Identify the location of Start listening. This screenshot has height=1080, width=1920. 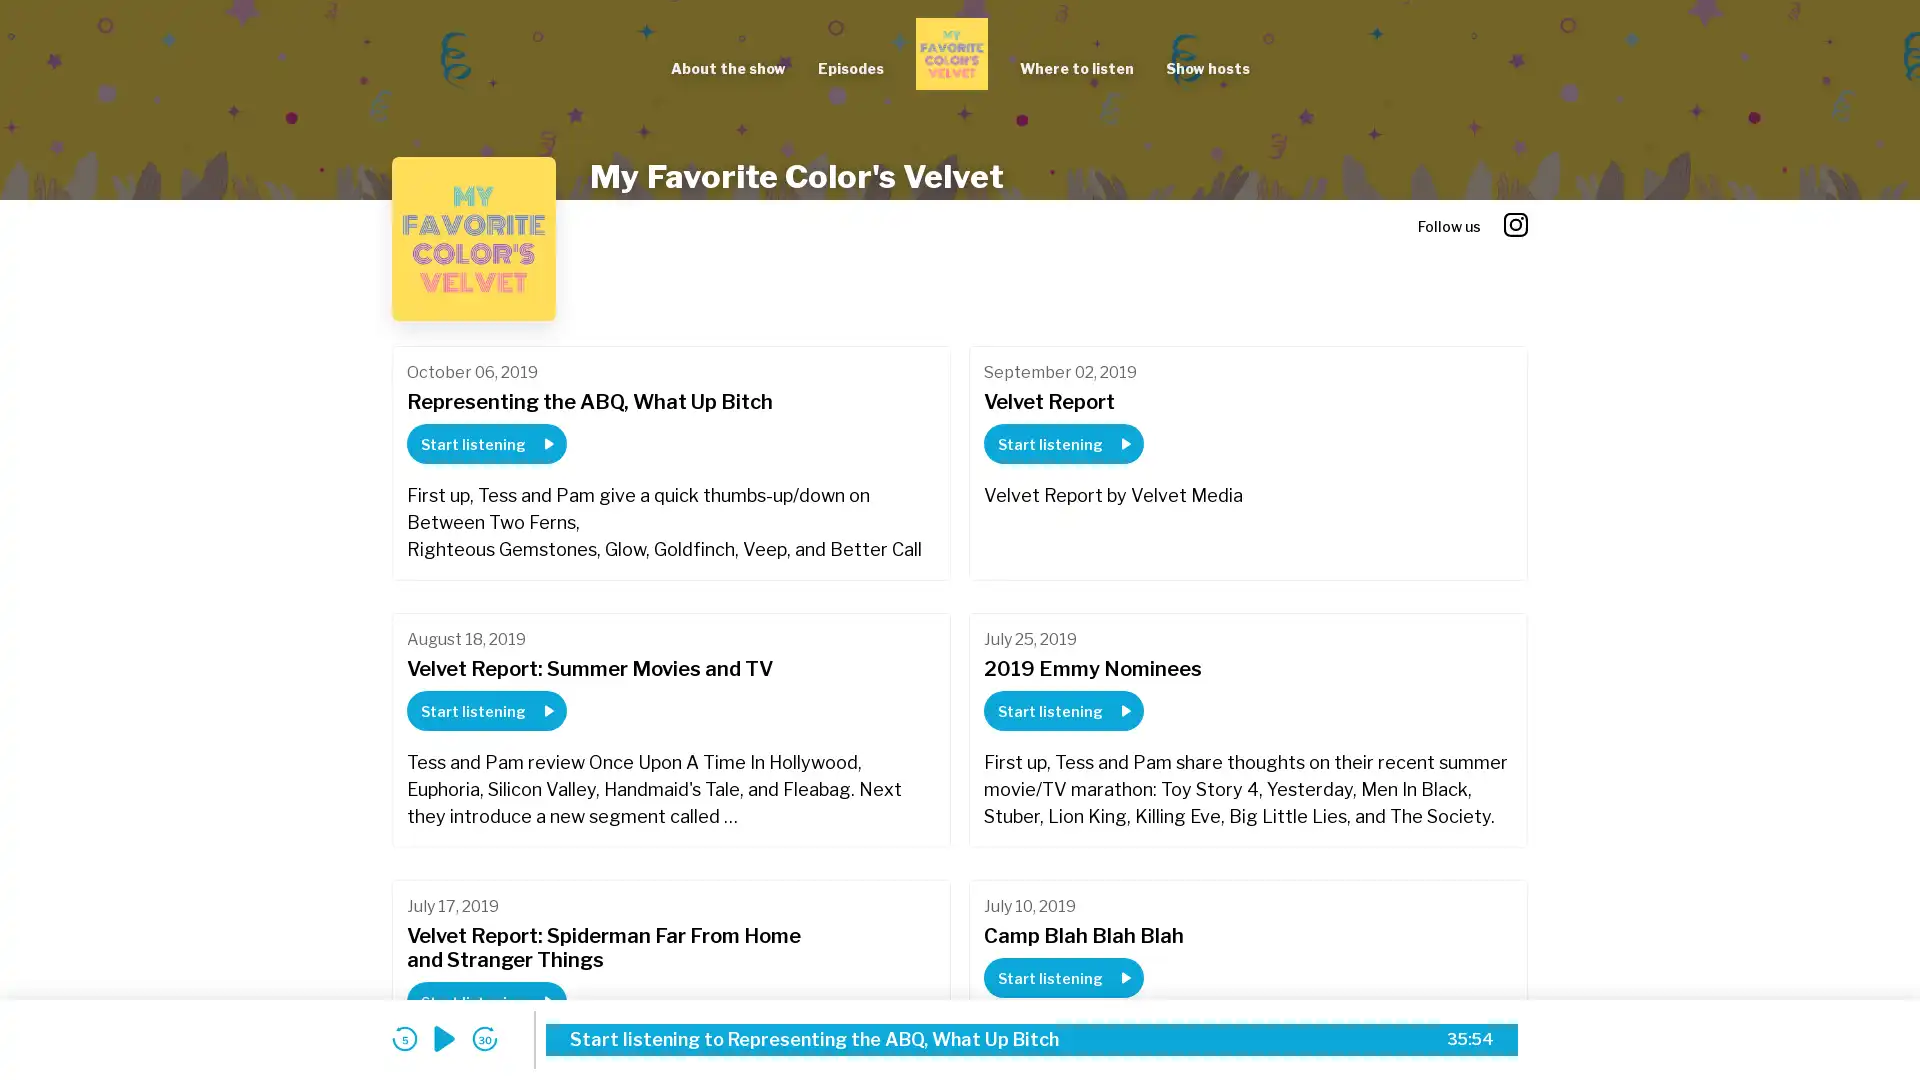
(1063, 977).